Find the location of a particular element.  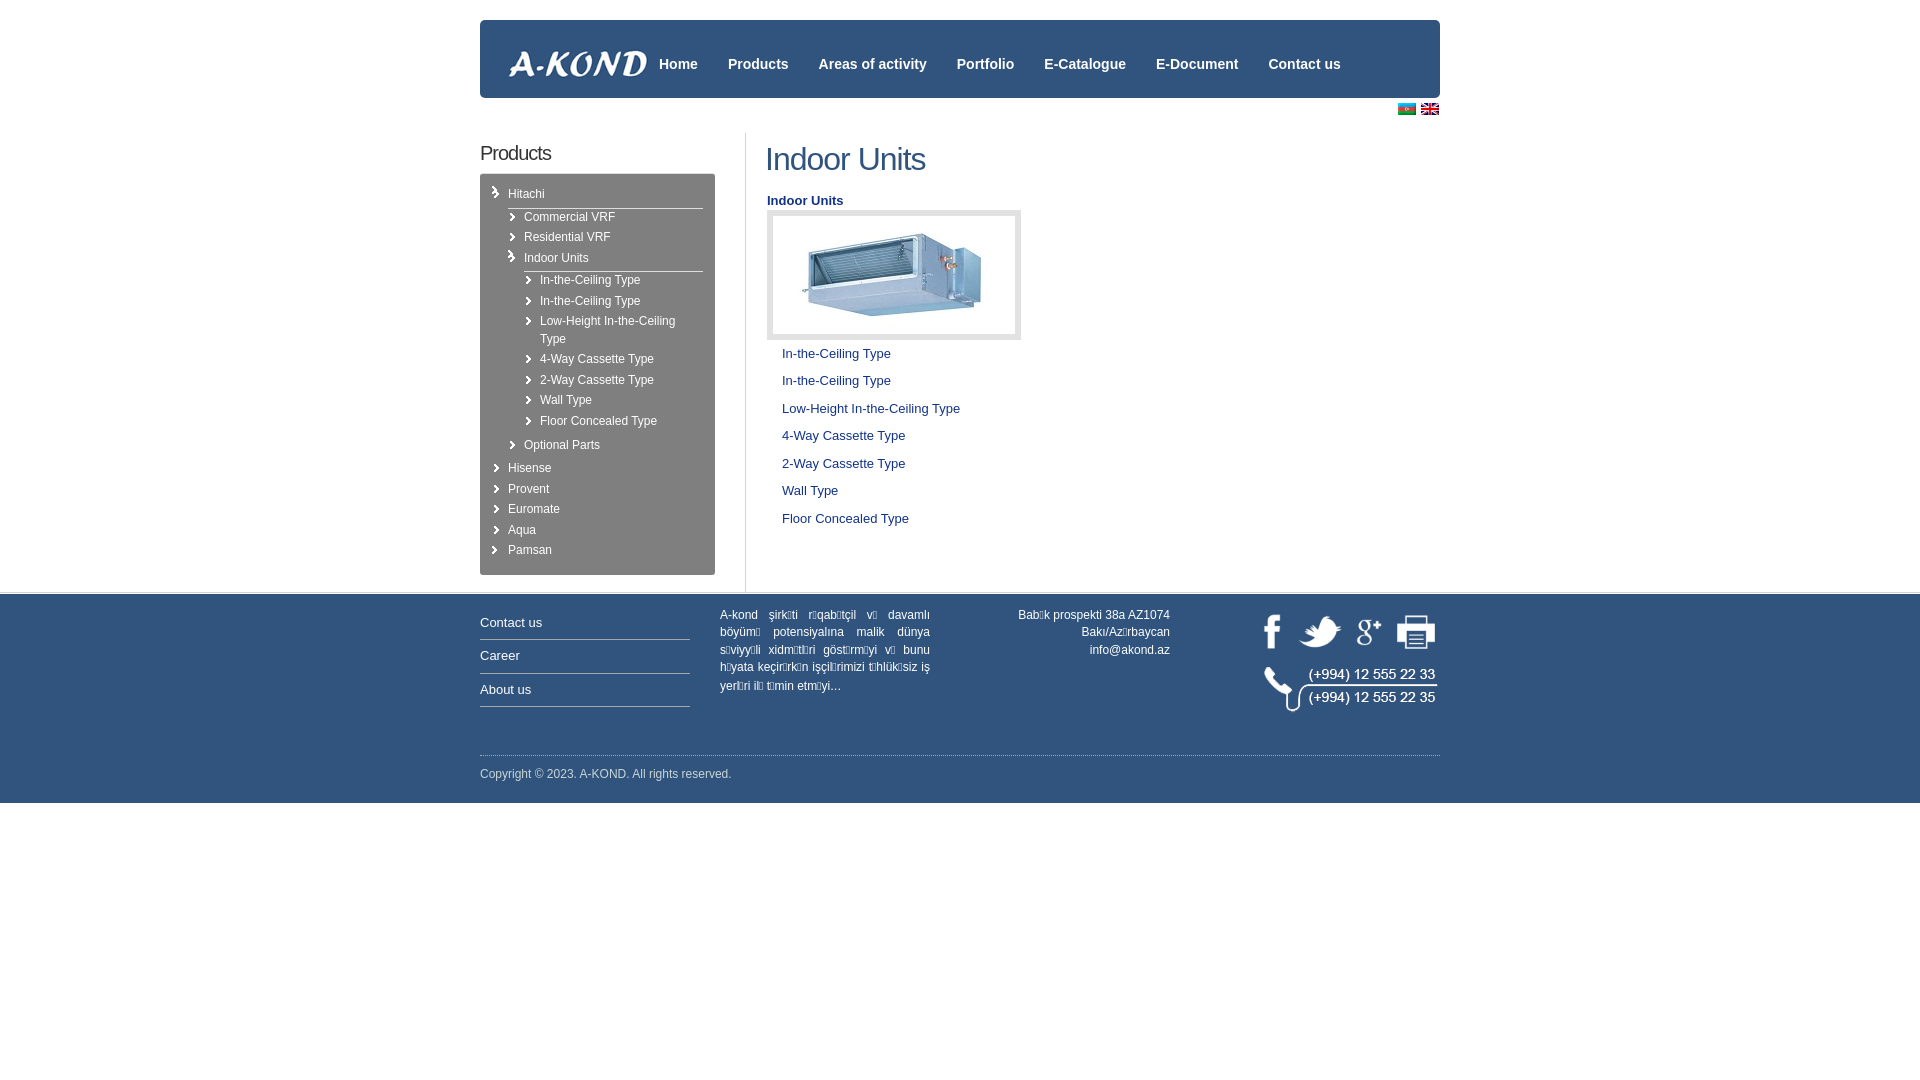

'In-the-Ceiling Type' is located at coordinates (781, 380).